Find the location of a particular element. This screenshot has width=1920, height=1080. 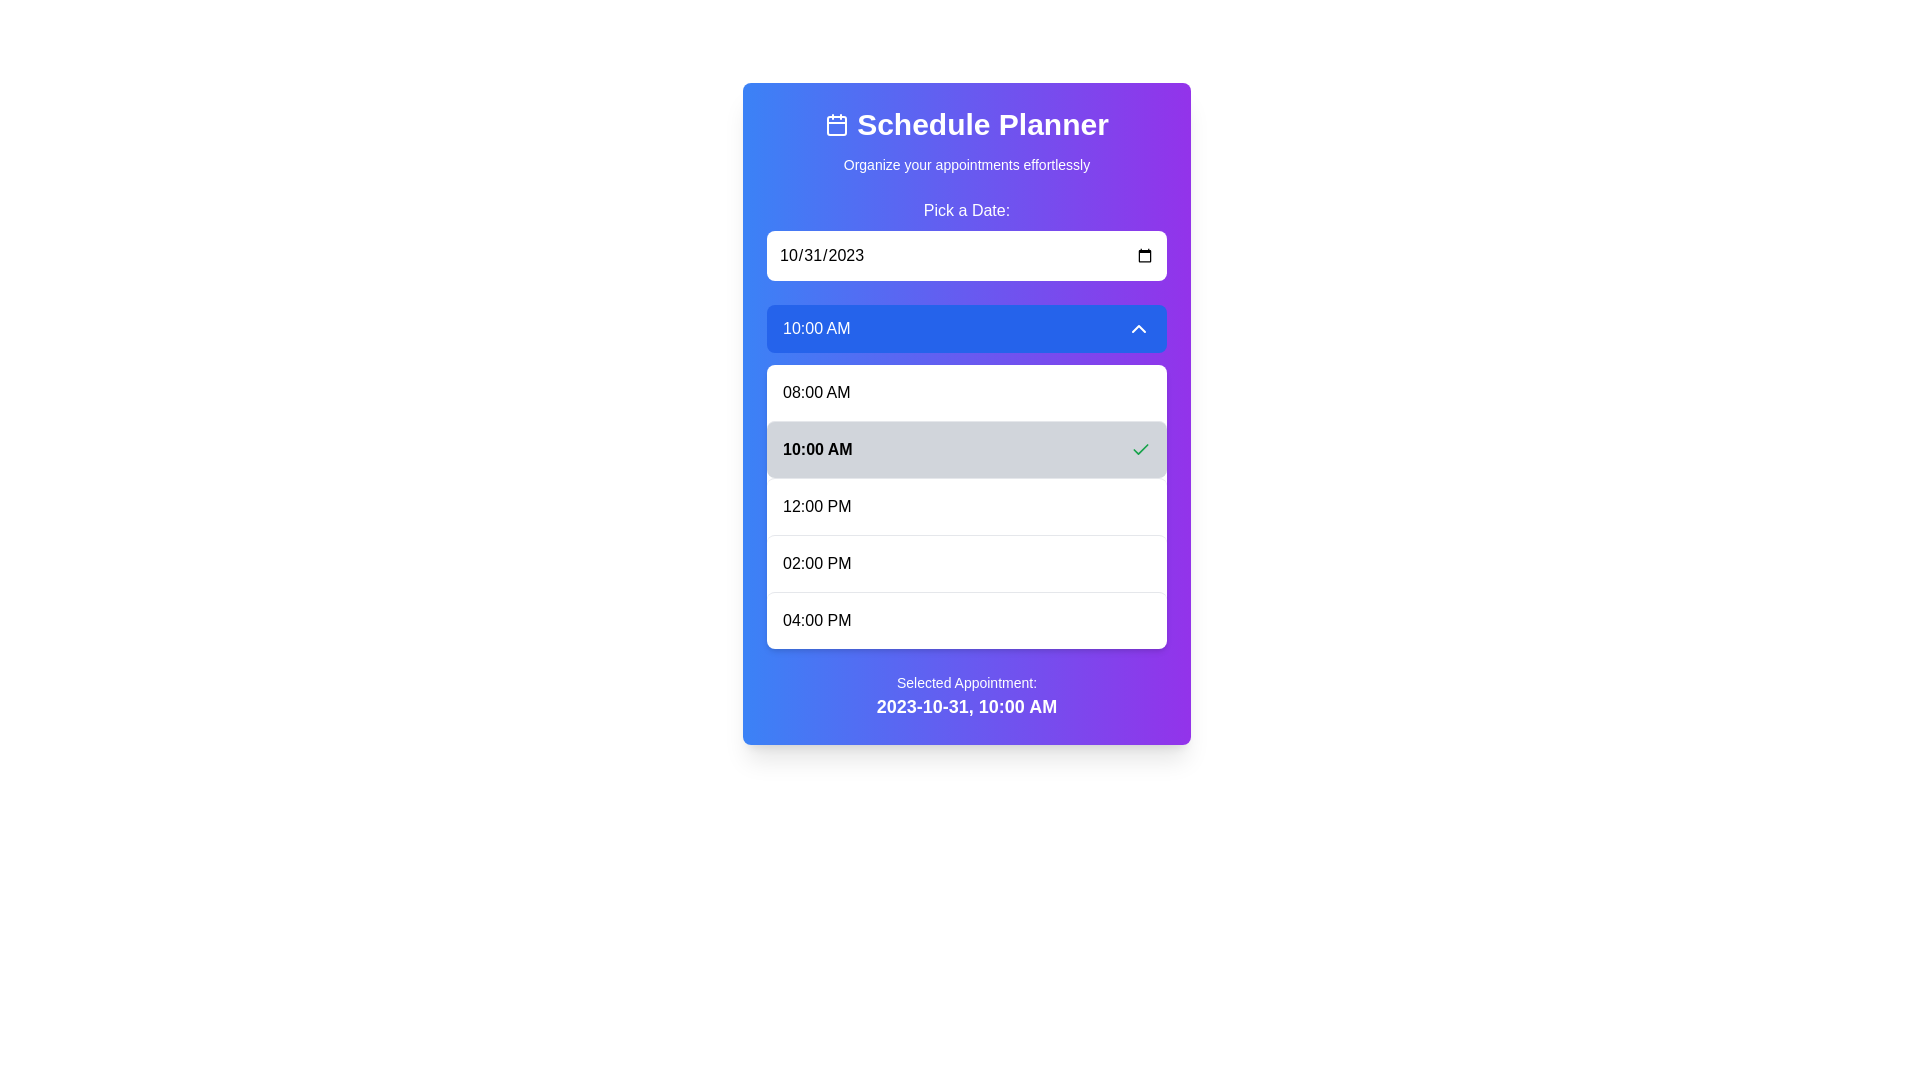

the selectable list item displaying '04:00 PM' in bold black font is located at coordinates (966, 619).